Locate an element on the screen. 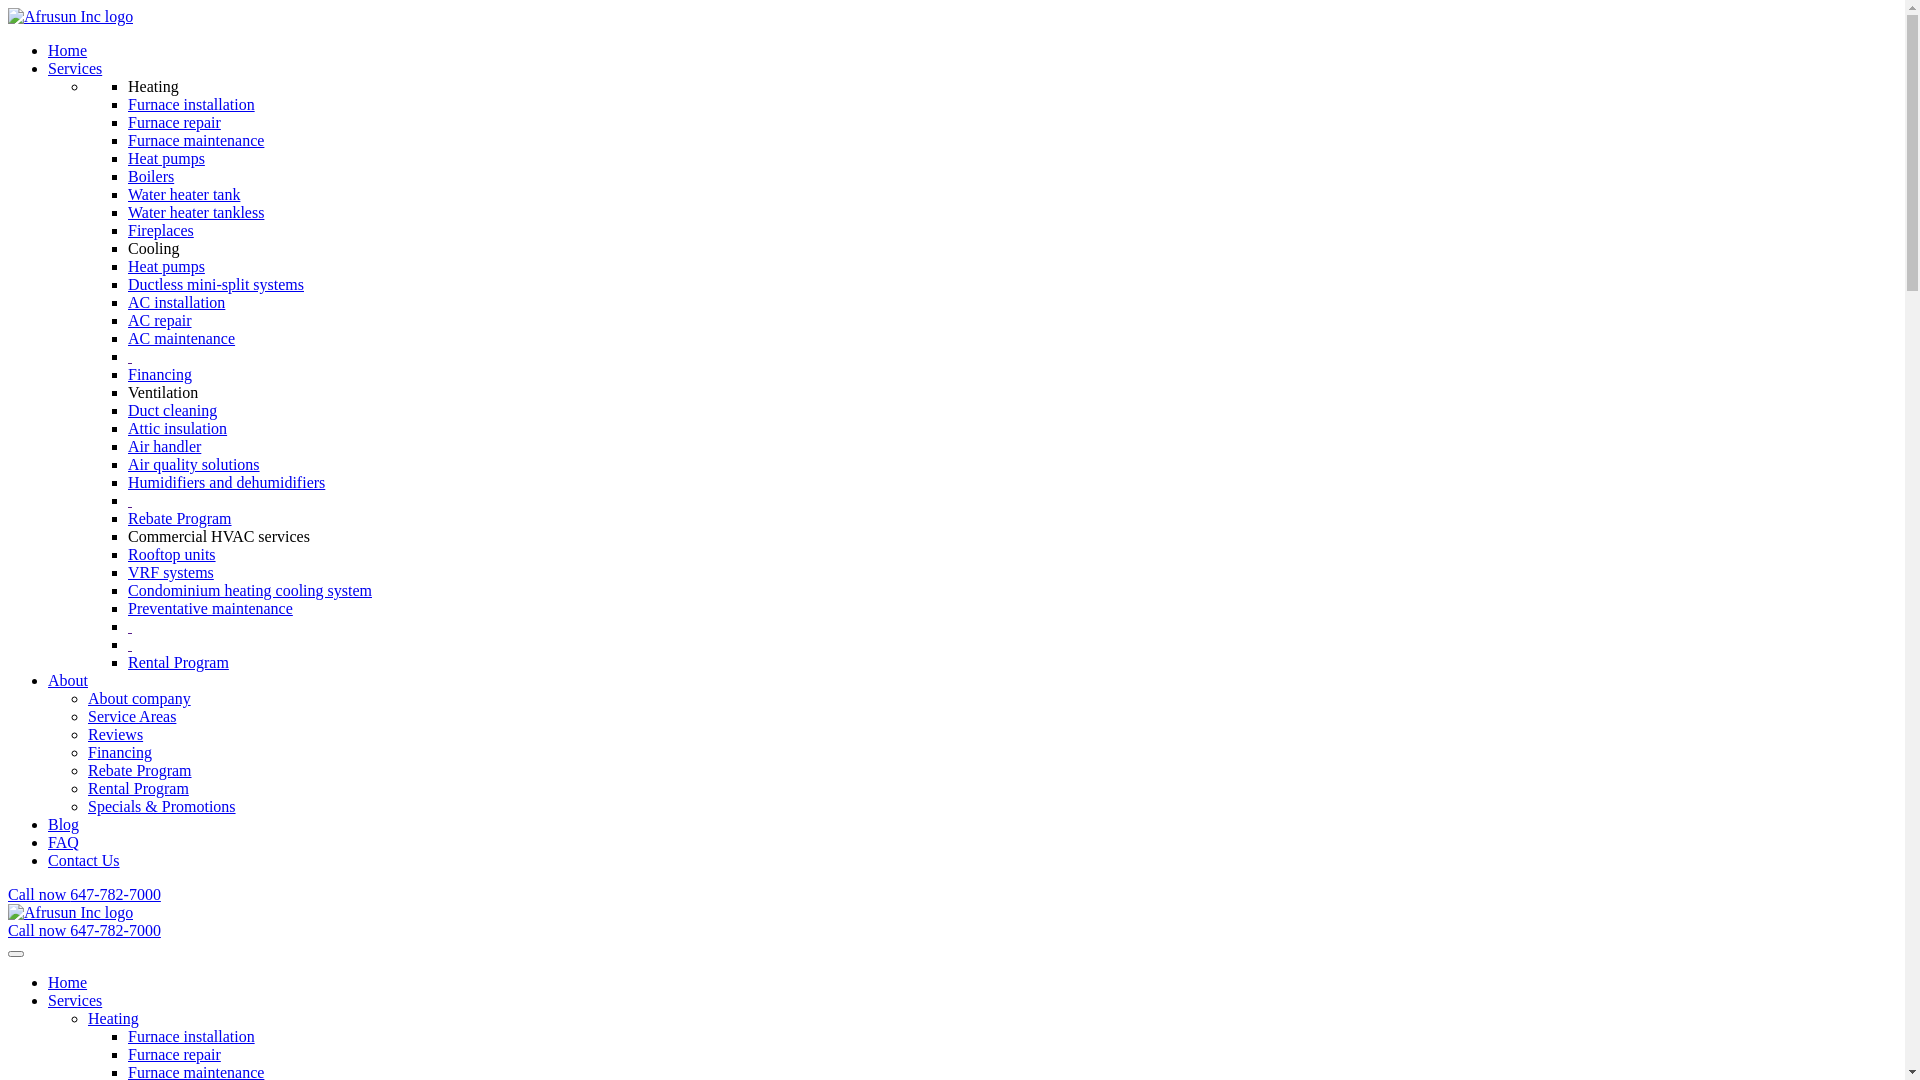  'Reviews' is located at coordinates (114, 734).